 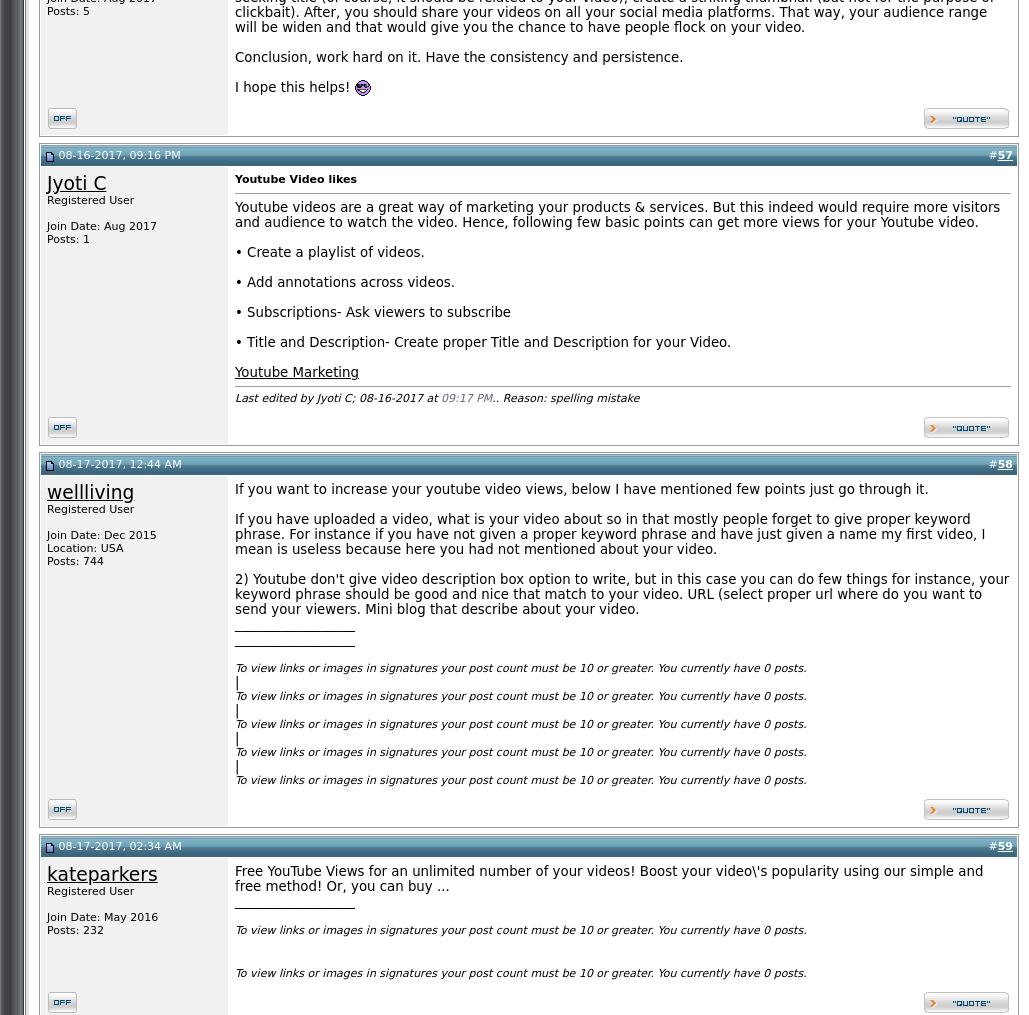 I want to click on '•	Subscriptions- Ask viewers to subscribe', so click(x=372, y=311).